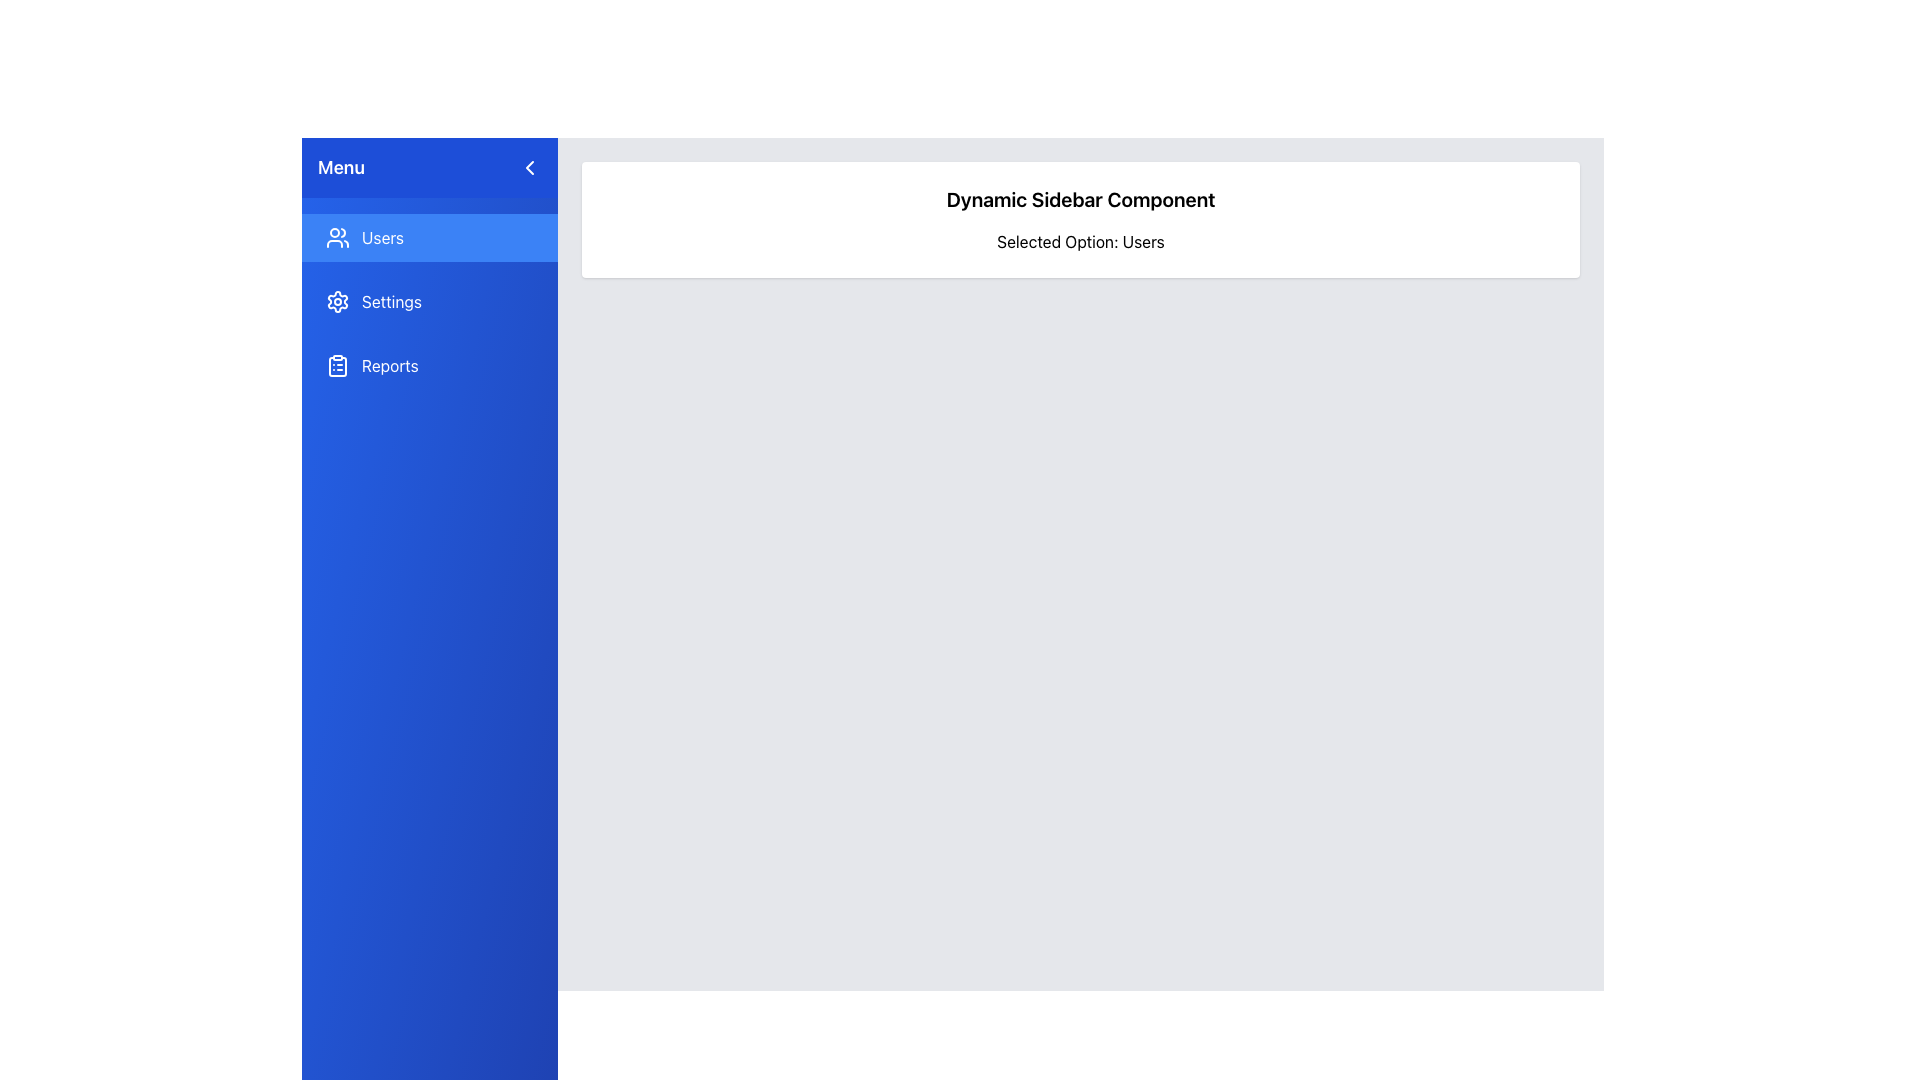 This screenshot has height=1080, width=1920. What do you see at coordinates (337, 301) in the screenshot?
I see `the cogwheel settings icon located in the sidebar menu under the 'Settings' item` at bounding box center [337, 301].